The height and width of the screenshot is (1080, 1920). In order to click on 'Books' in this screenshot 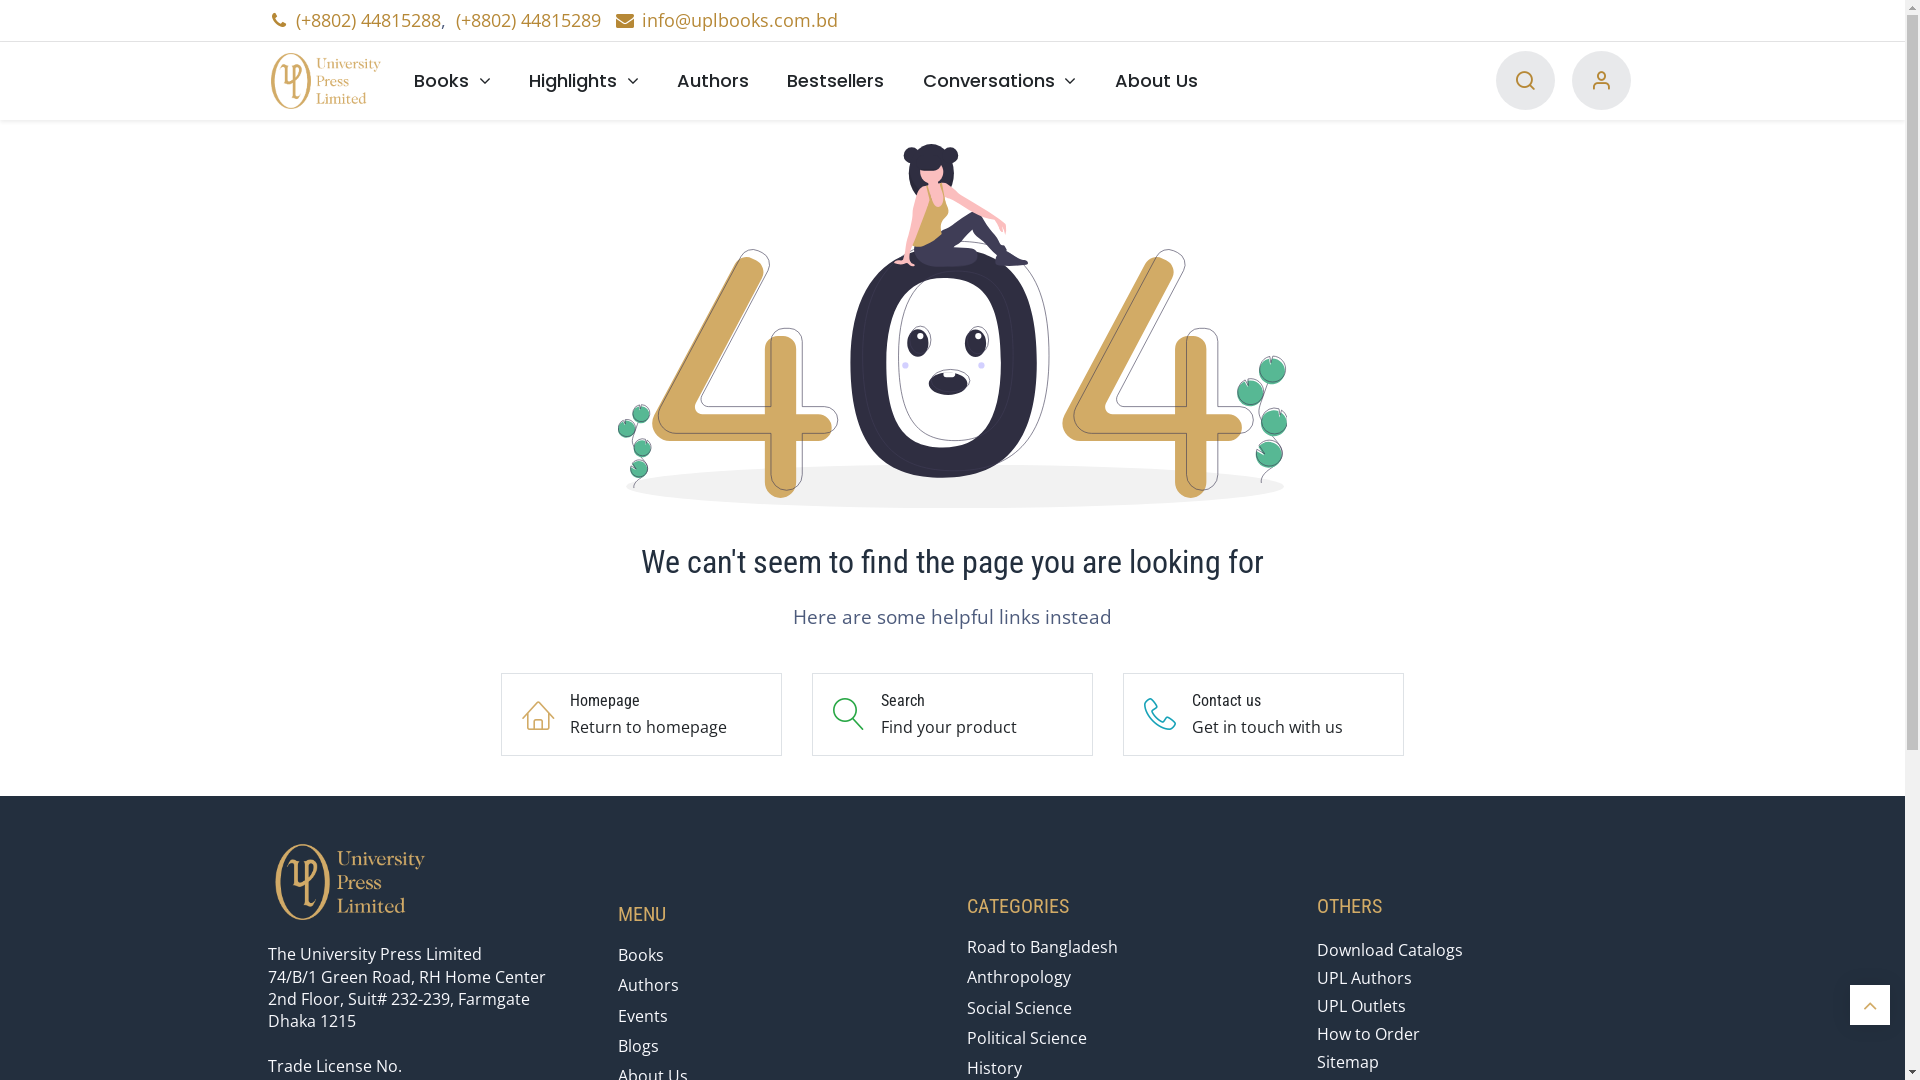, I will do `click(394, 79)`.